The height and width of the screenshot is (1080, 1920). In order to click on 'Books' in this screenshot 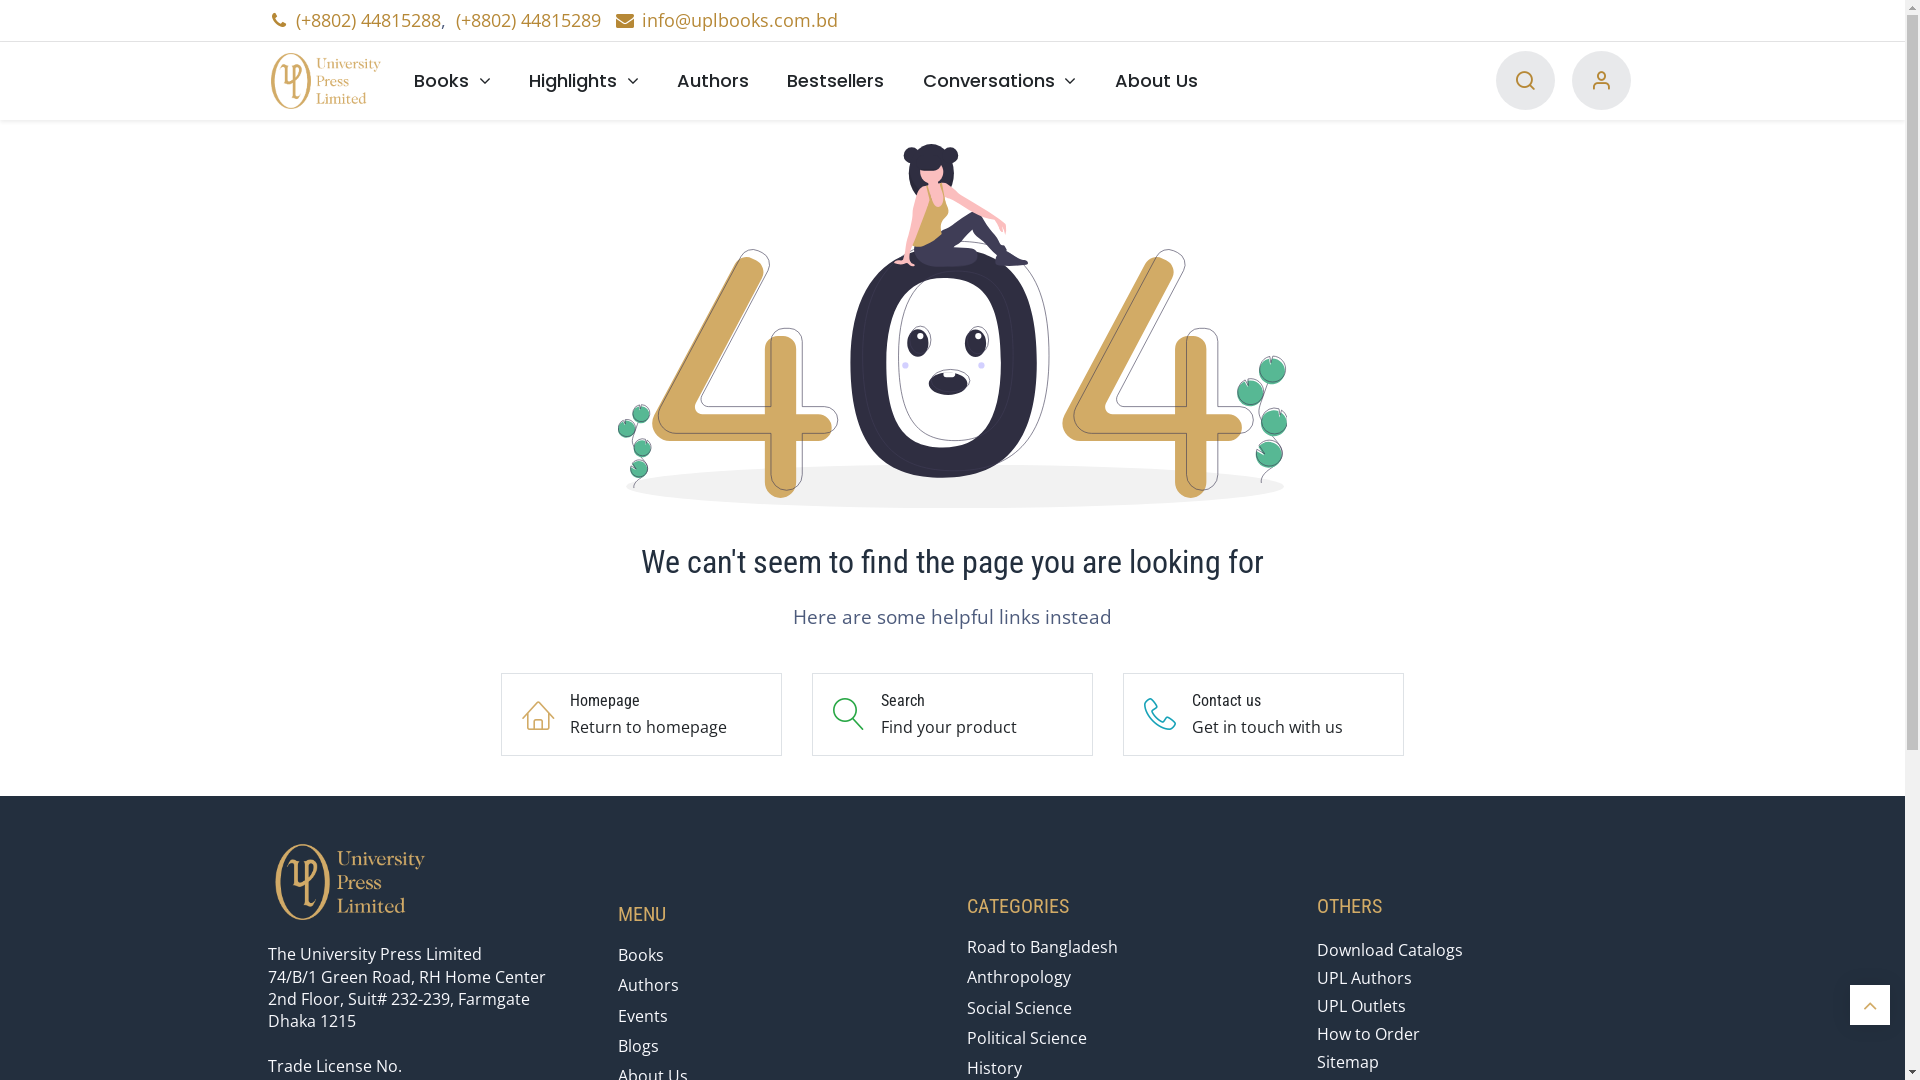, I will do `click(394, 79)`.